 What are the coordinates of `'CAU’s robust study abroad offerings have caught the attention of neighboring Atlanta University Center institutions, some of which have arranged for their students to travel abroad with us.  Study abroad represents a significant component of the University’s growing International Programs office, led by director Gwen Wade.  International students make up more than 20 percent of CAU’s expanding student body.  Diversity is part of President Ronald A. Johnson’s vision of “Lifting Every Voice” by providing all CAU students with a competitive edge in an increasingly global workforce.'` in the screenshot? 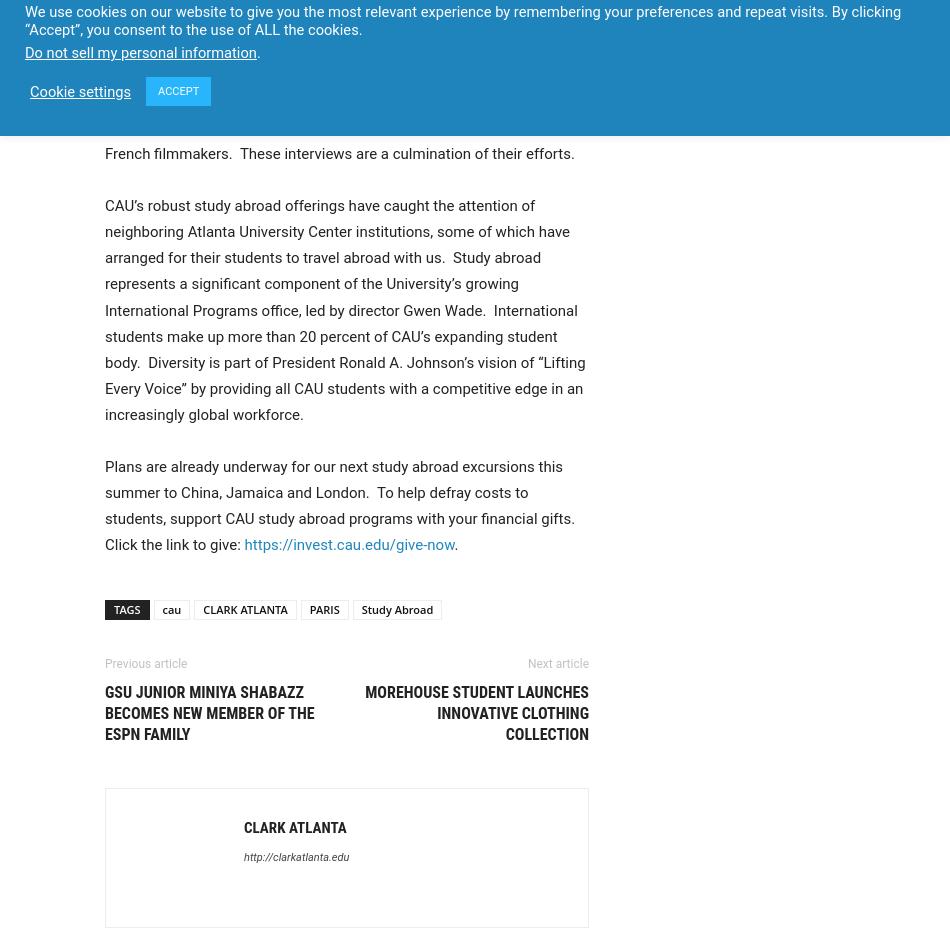 It's located at (344, 309).